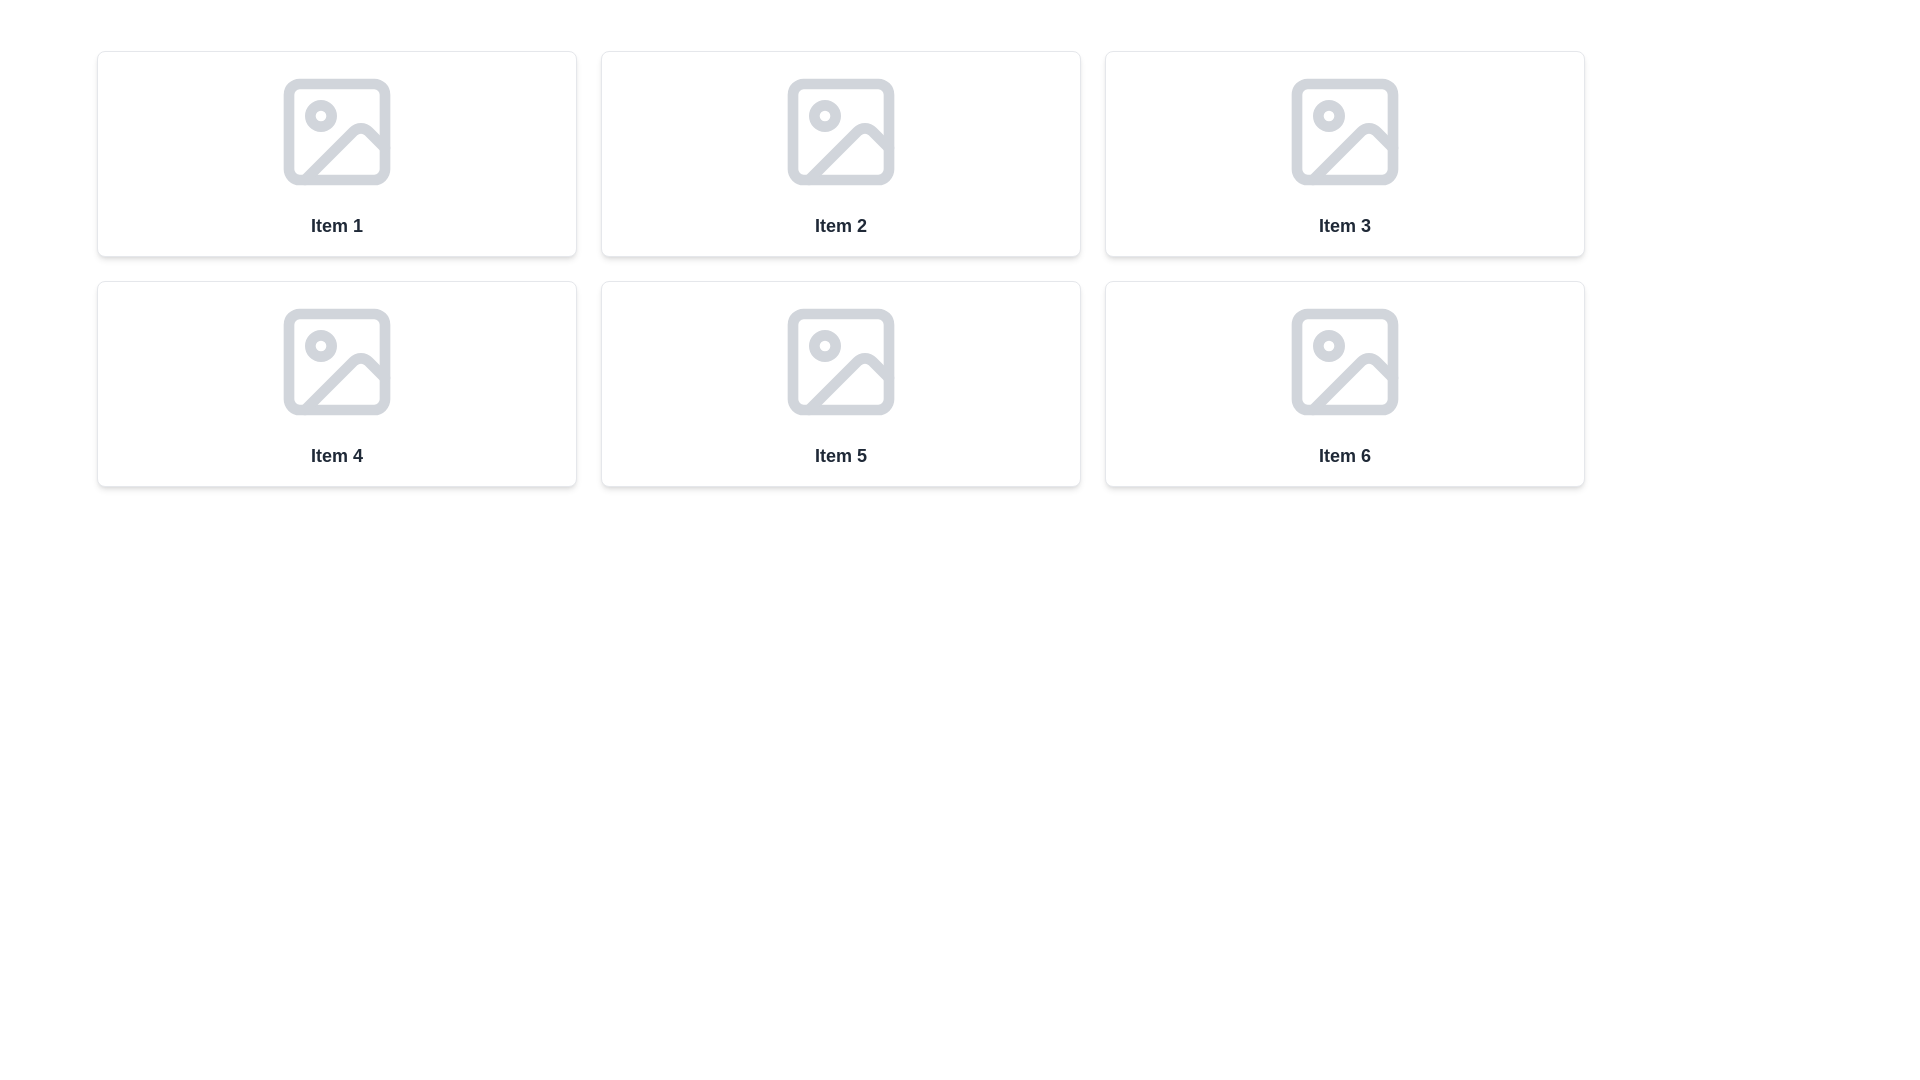 The width and height of the screenshot is (1920, 1080). What do you see at coordinates (840, 384) in the screenshot?
I see `the card element displaying 'Item 5', which is a rectangular card with a white background and a grey placeholder image icon at the top` at bounding box center [840, 384].